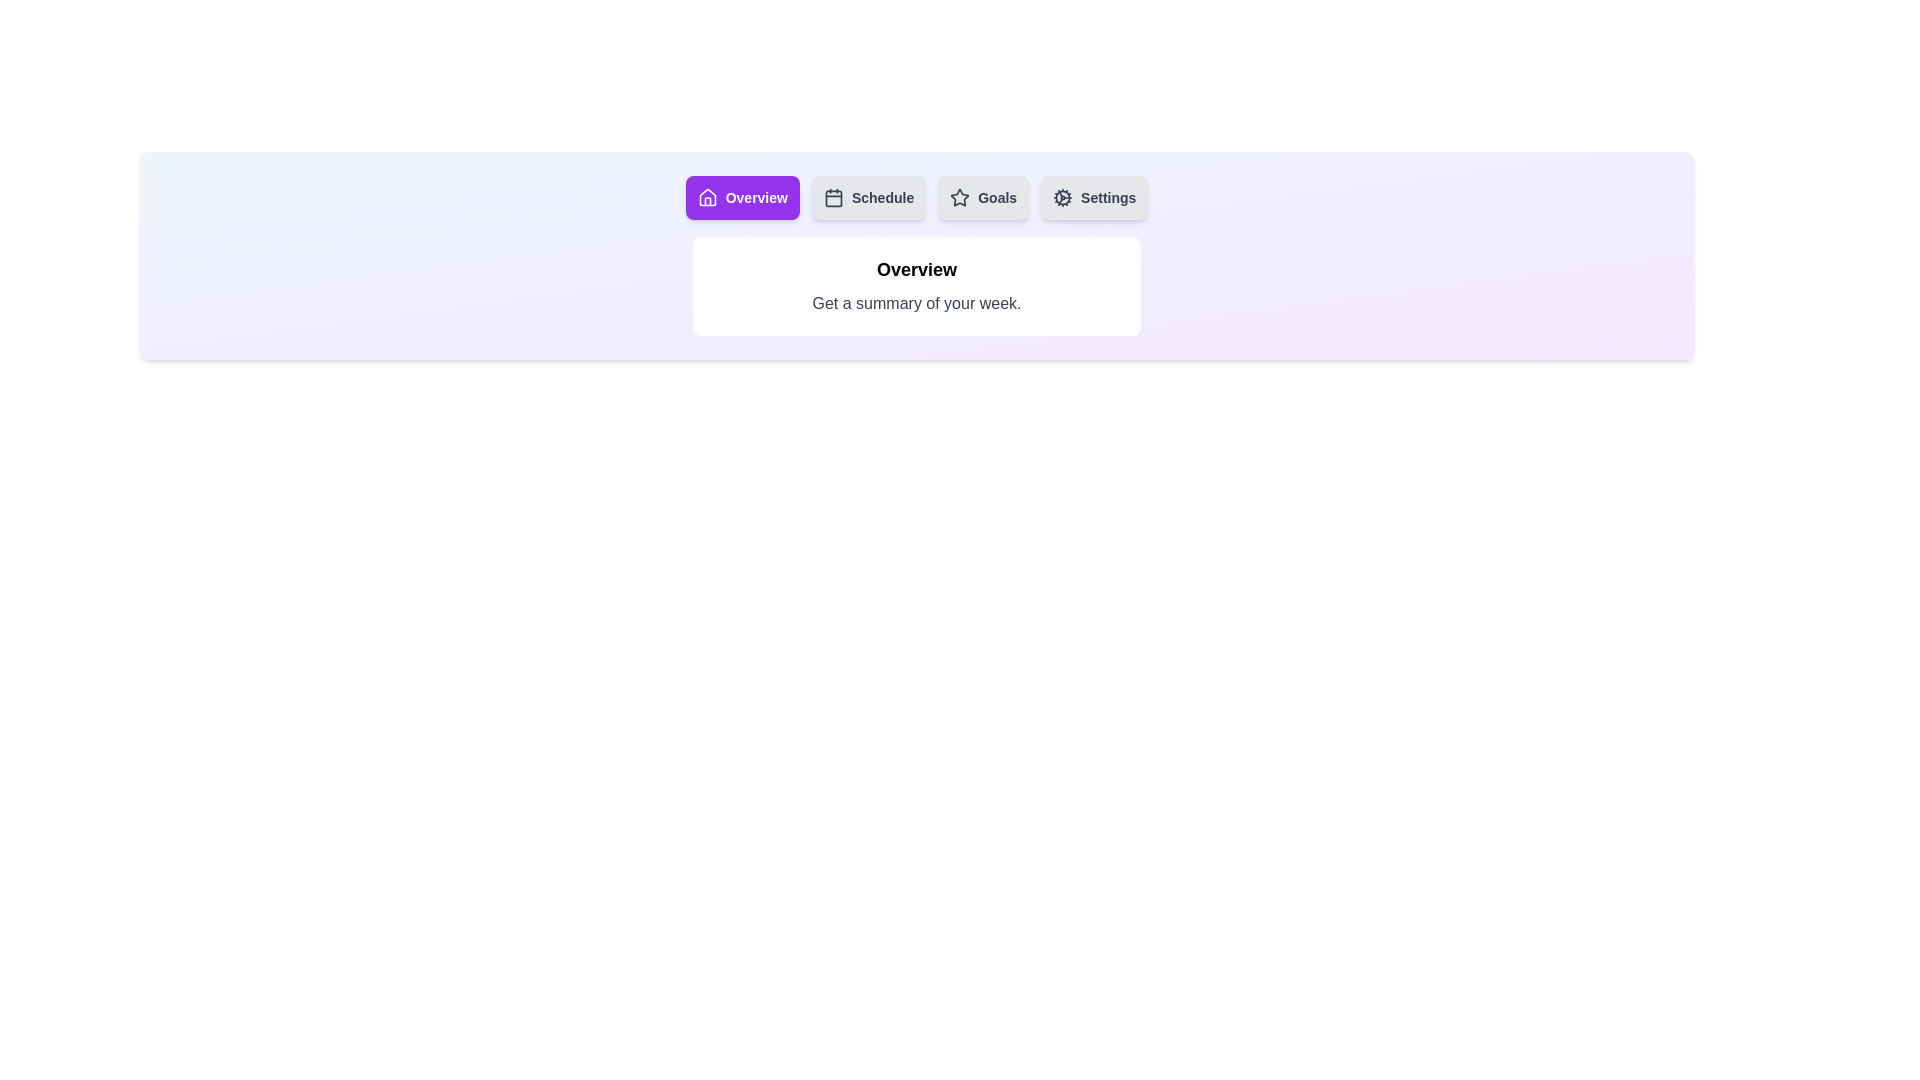  Describe the element at coordinates (868, 197) in the screenshot. I see `the Schedule button to observe its hover effect` at that location.